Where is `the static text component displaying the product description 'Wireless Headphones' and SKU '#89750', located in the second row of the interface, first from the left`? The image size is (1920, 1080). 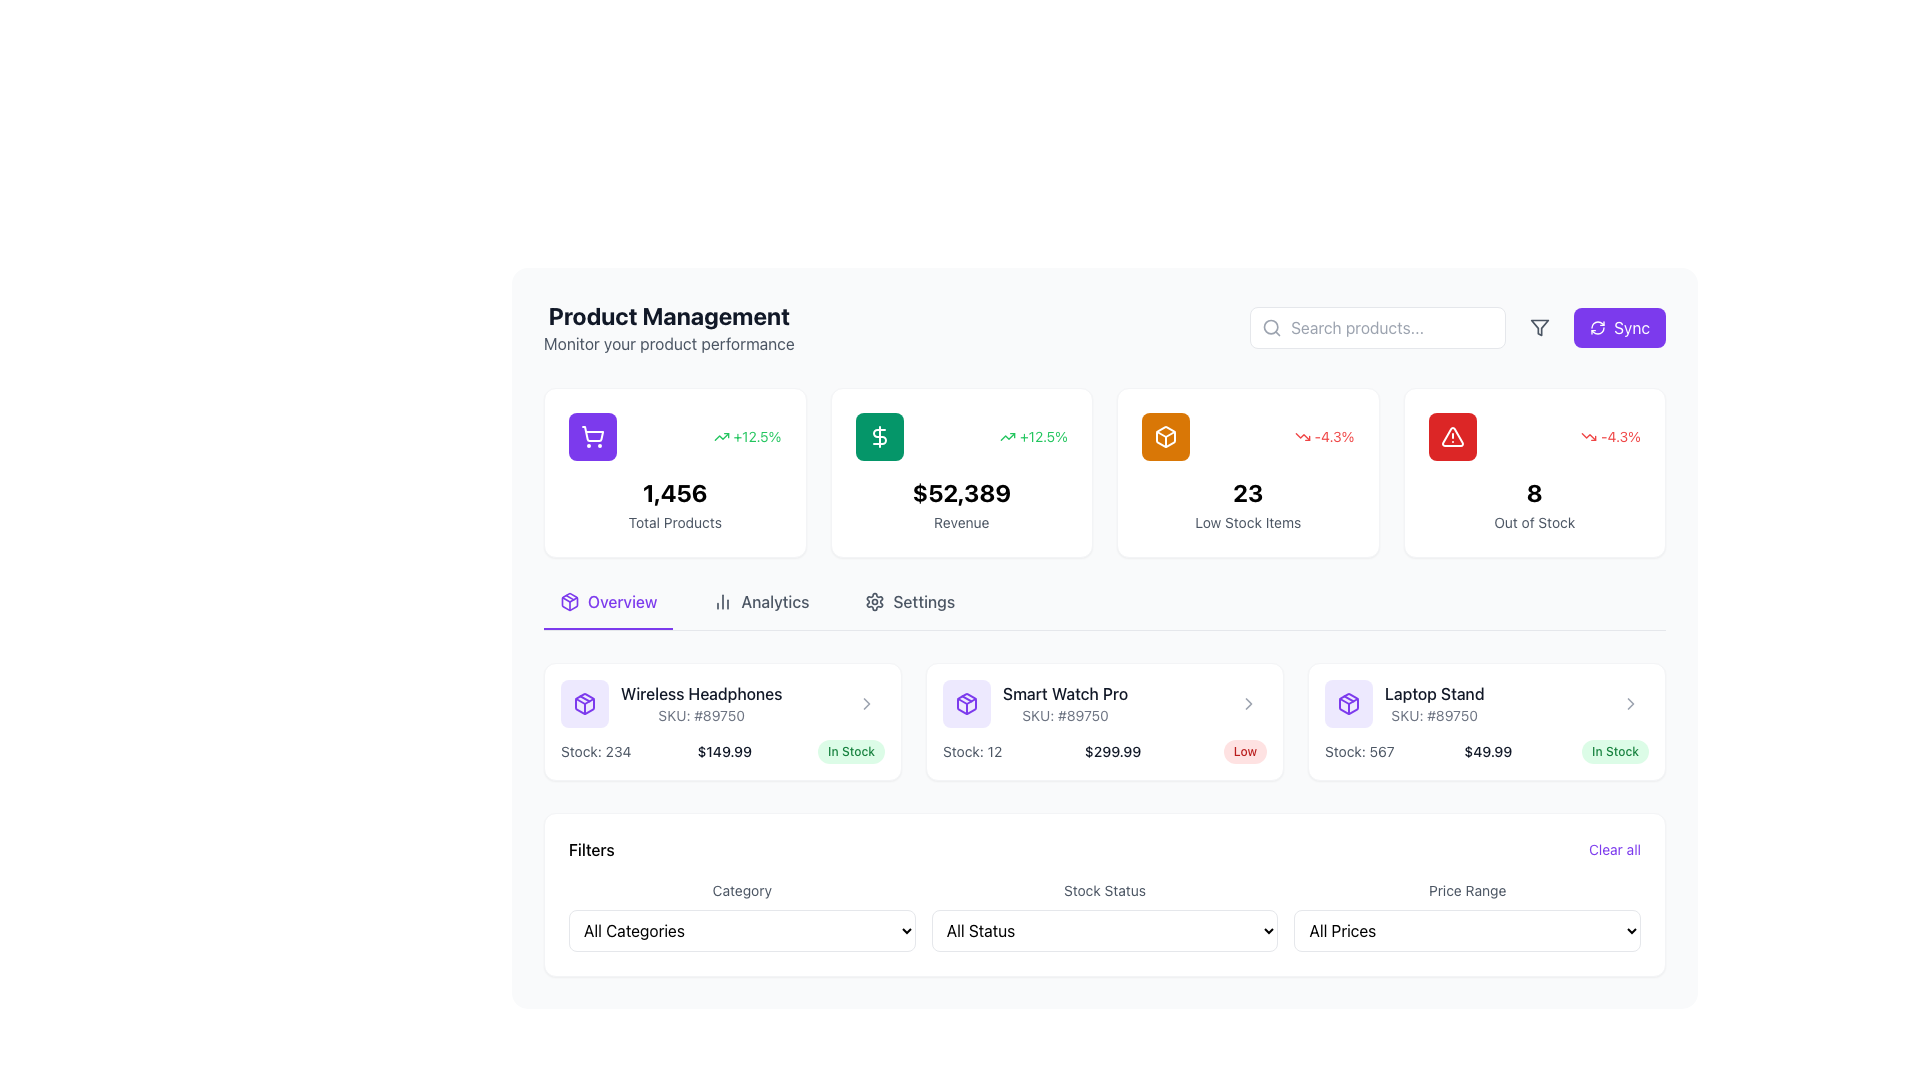 the static text component displaying the product description 'Wireless Headphones' and SKU '#89750', located in the second row of the interface, first from the left is located at coordinates (701, 703).